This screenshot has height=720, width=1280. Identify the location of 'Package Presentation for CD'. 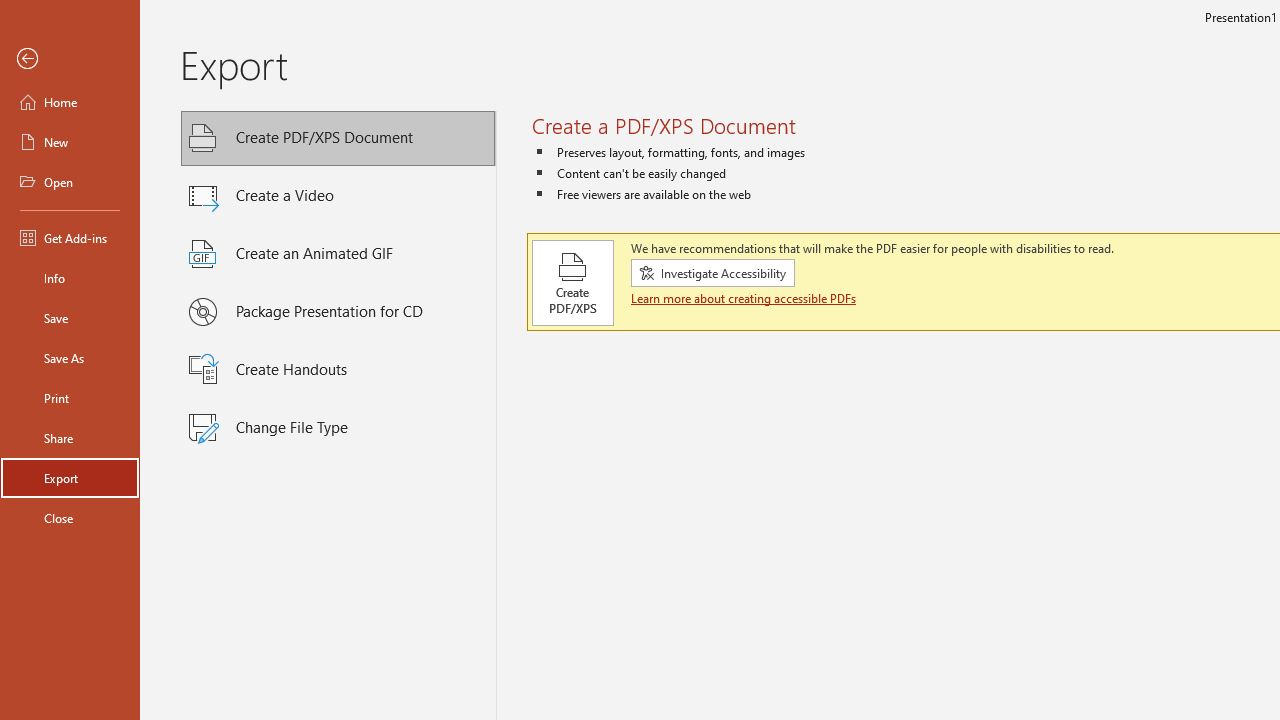
(338, 312).